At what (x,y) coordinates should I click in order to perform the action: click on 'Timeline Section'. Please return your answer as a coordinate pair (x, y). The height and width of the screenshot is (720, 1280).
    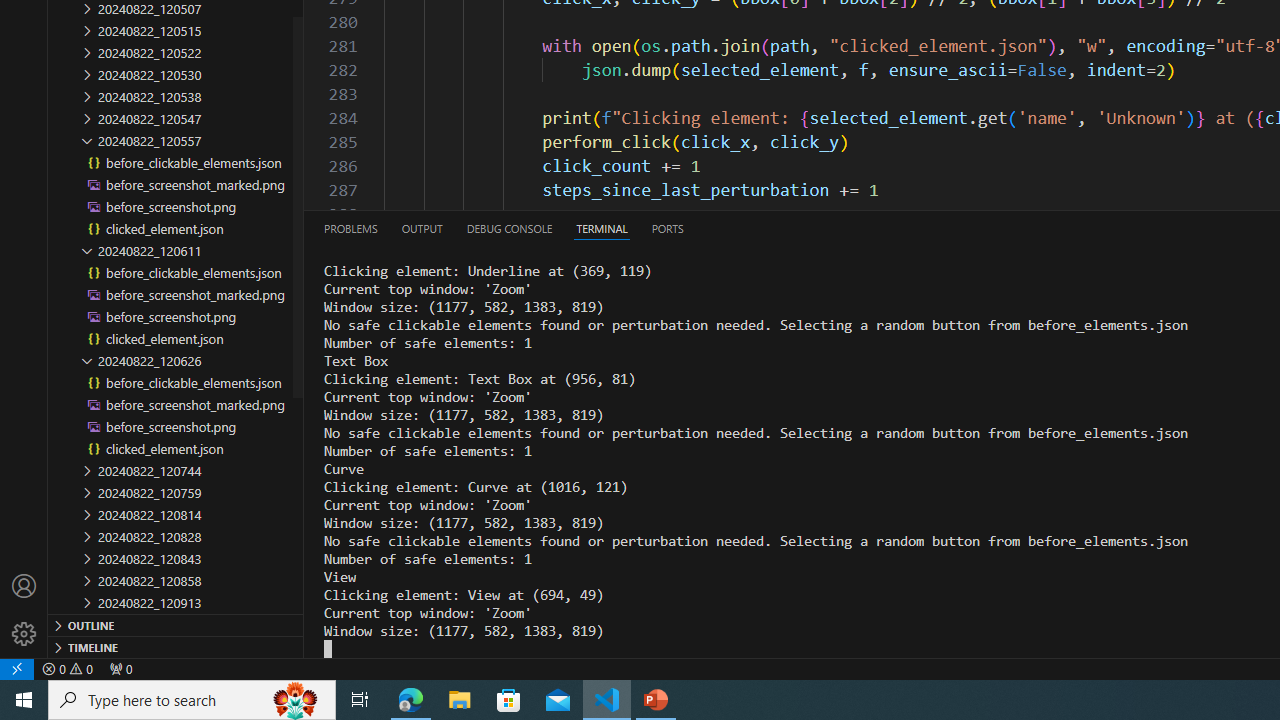
    Looking at the image, I should click on (176, 646).